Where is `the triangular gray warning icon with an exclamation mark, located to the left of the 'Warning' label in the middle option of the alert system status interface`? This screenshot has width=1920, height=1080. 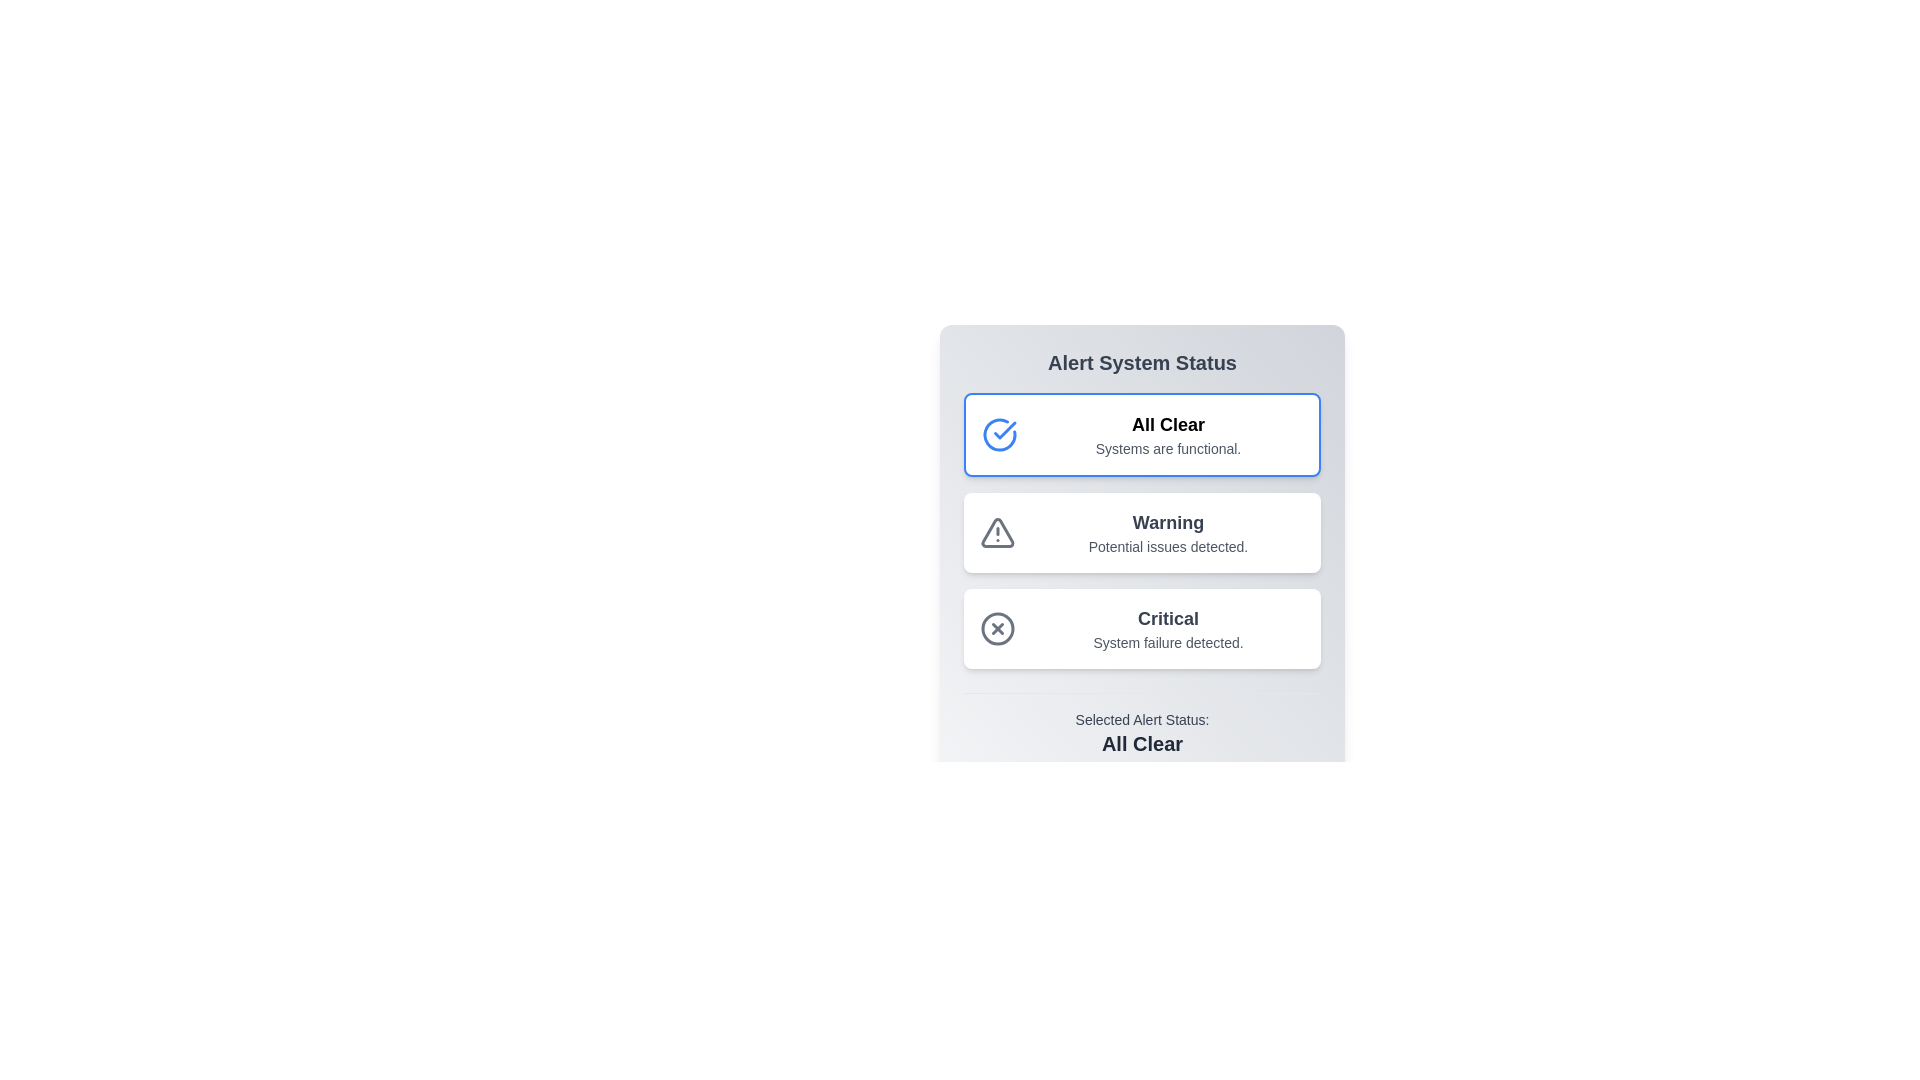
the triangular gray warning icon with an exclamation mark, located to the left of the 'Warning' label in the middle option of the alert system status interface is located at coordinates (998, 531).